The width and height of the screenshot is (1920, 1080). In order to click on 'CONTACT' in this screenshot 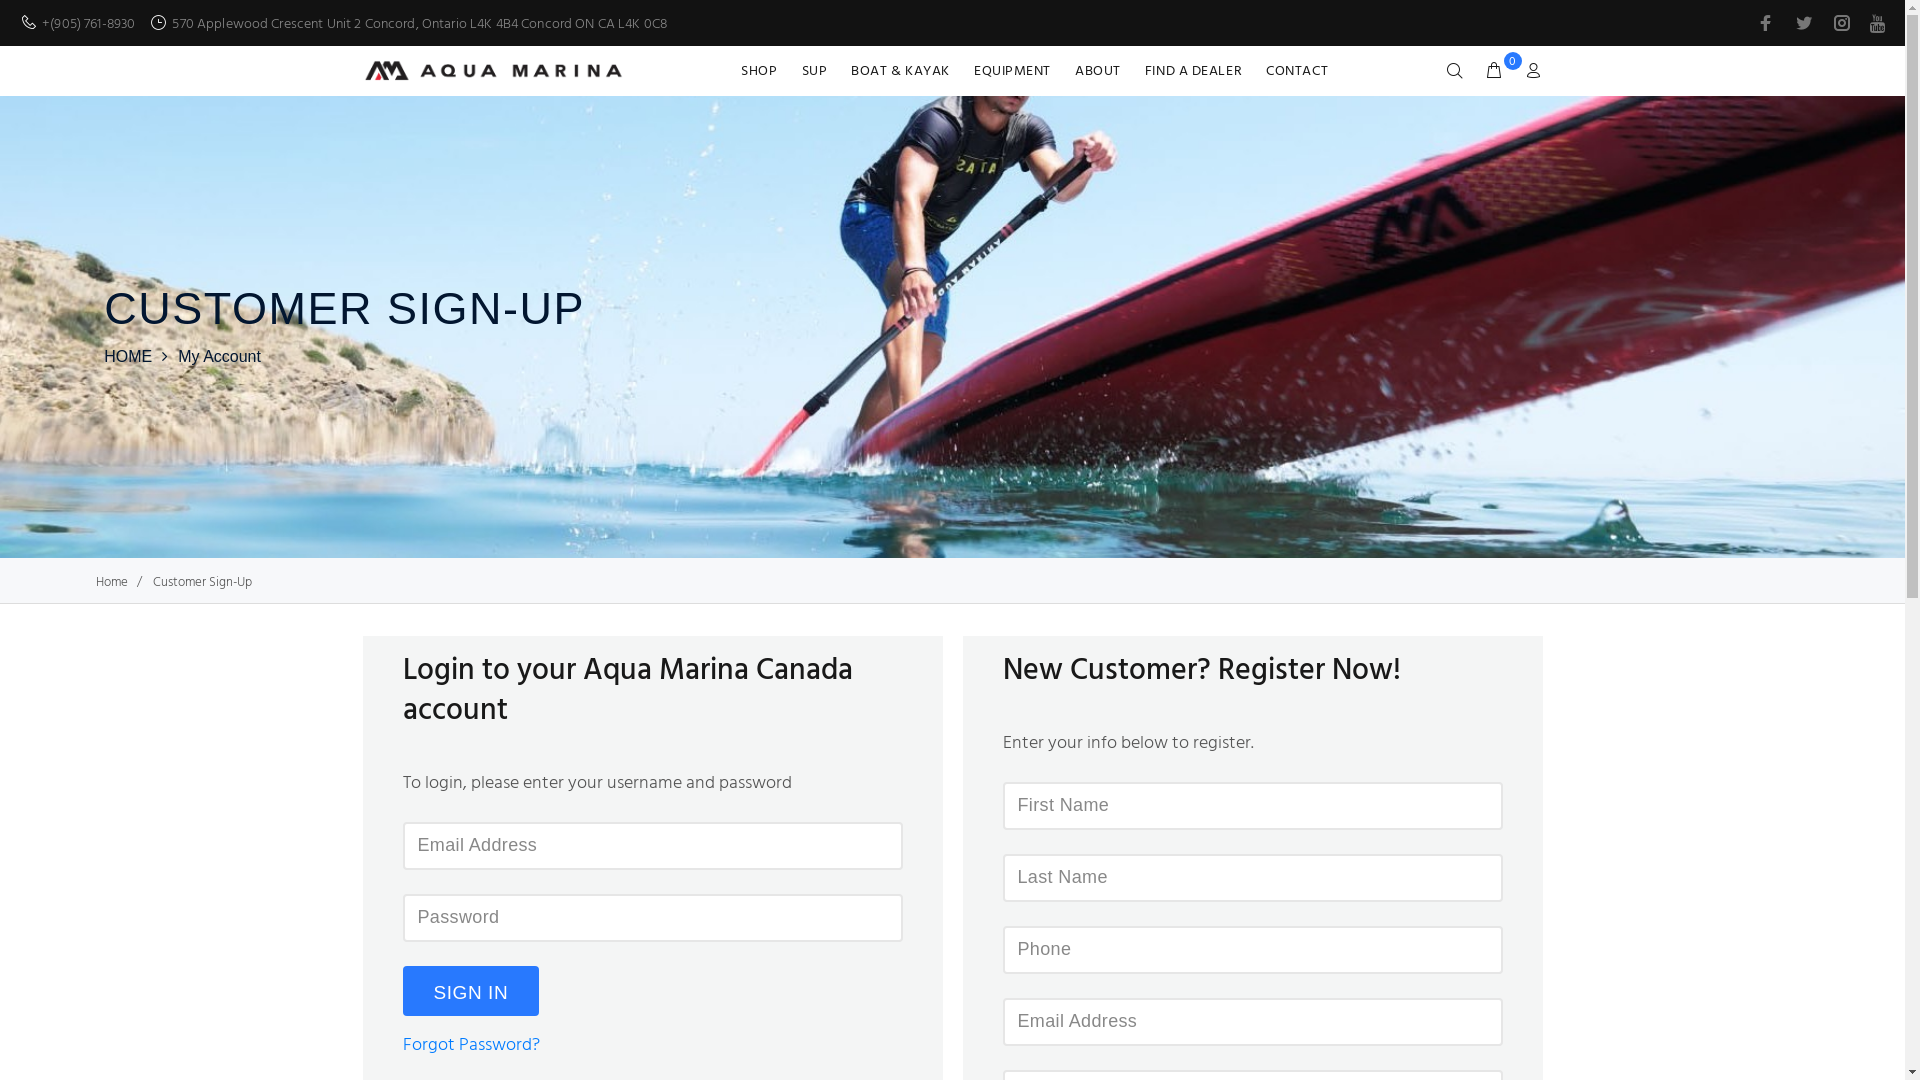, I will do `click(1252, 69)`.